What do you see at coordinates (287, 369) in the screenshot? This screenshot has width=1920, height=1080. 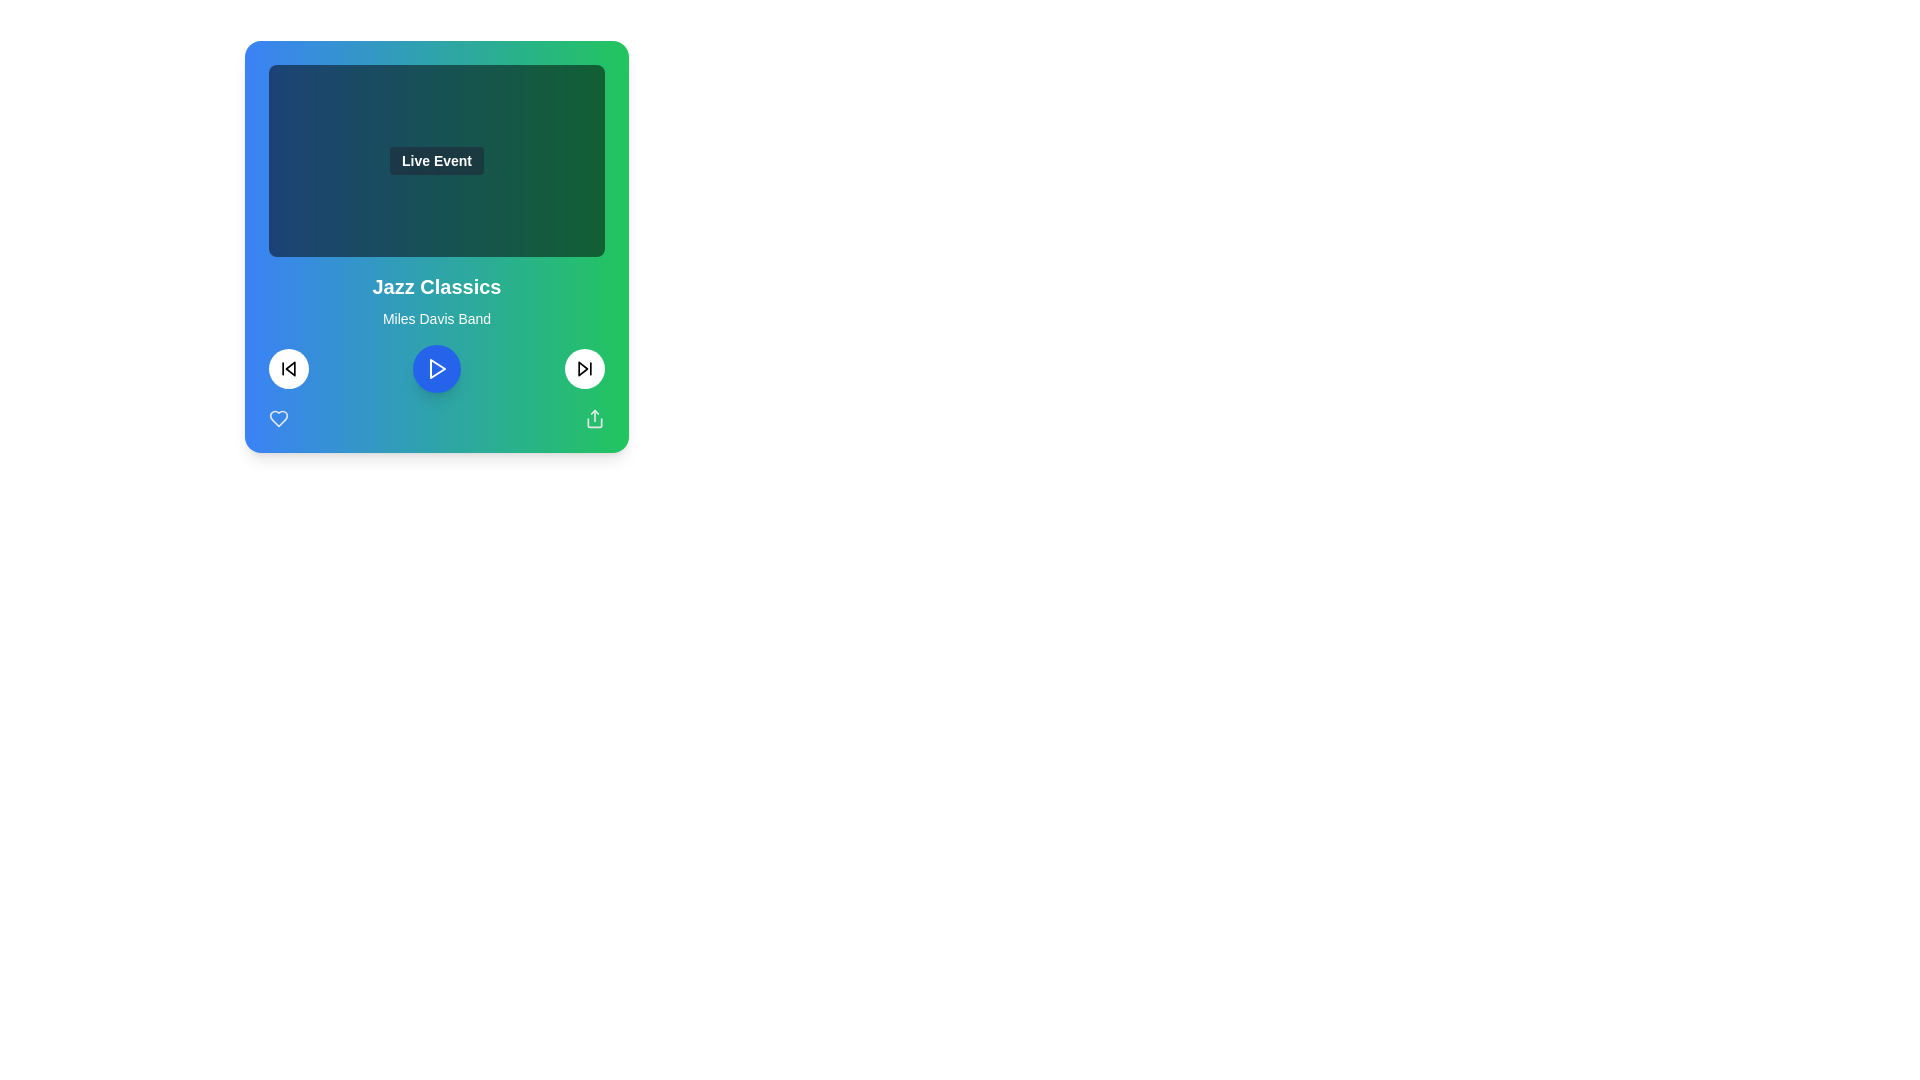 I see `the skip-back button located on the music player interface, positioned to the left of the central play button and to the right of the bottom-left favorite icon, to skip to the previous track` at bounding box center [287, 369].